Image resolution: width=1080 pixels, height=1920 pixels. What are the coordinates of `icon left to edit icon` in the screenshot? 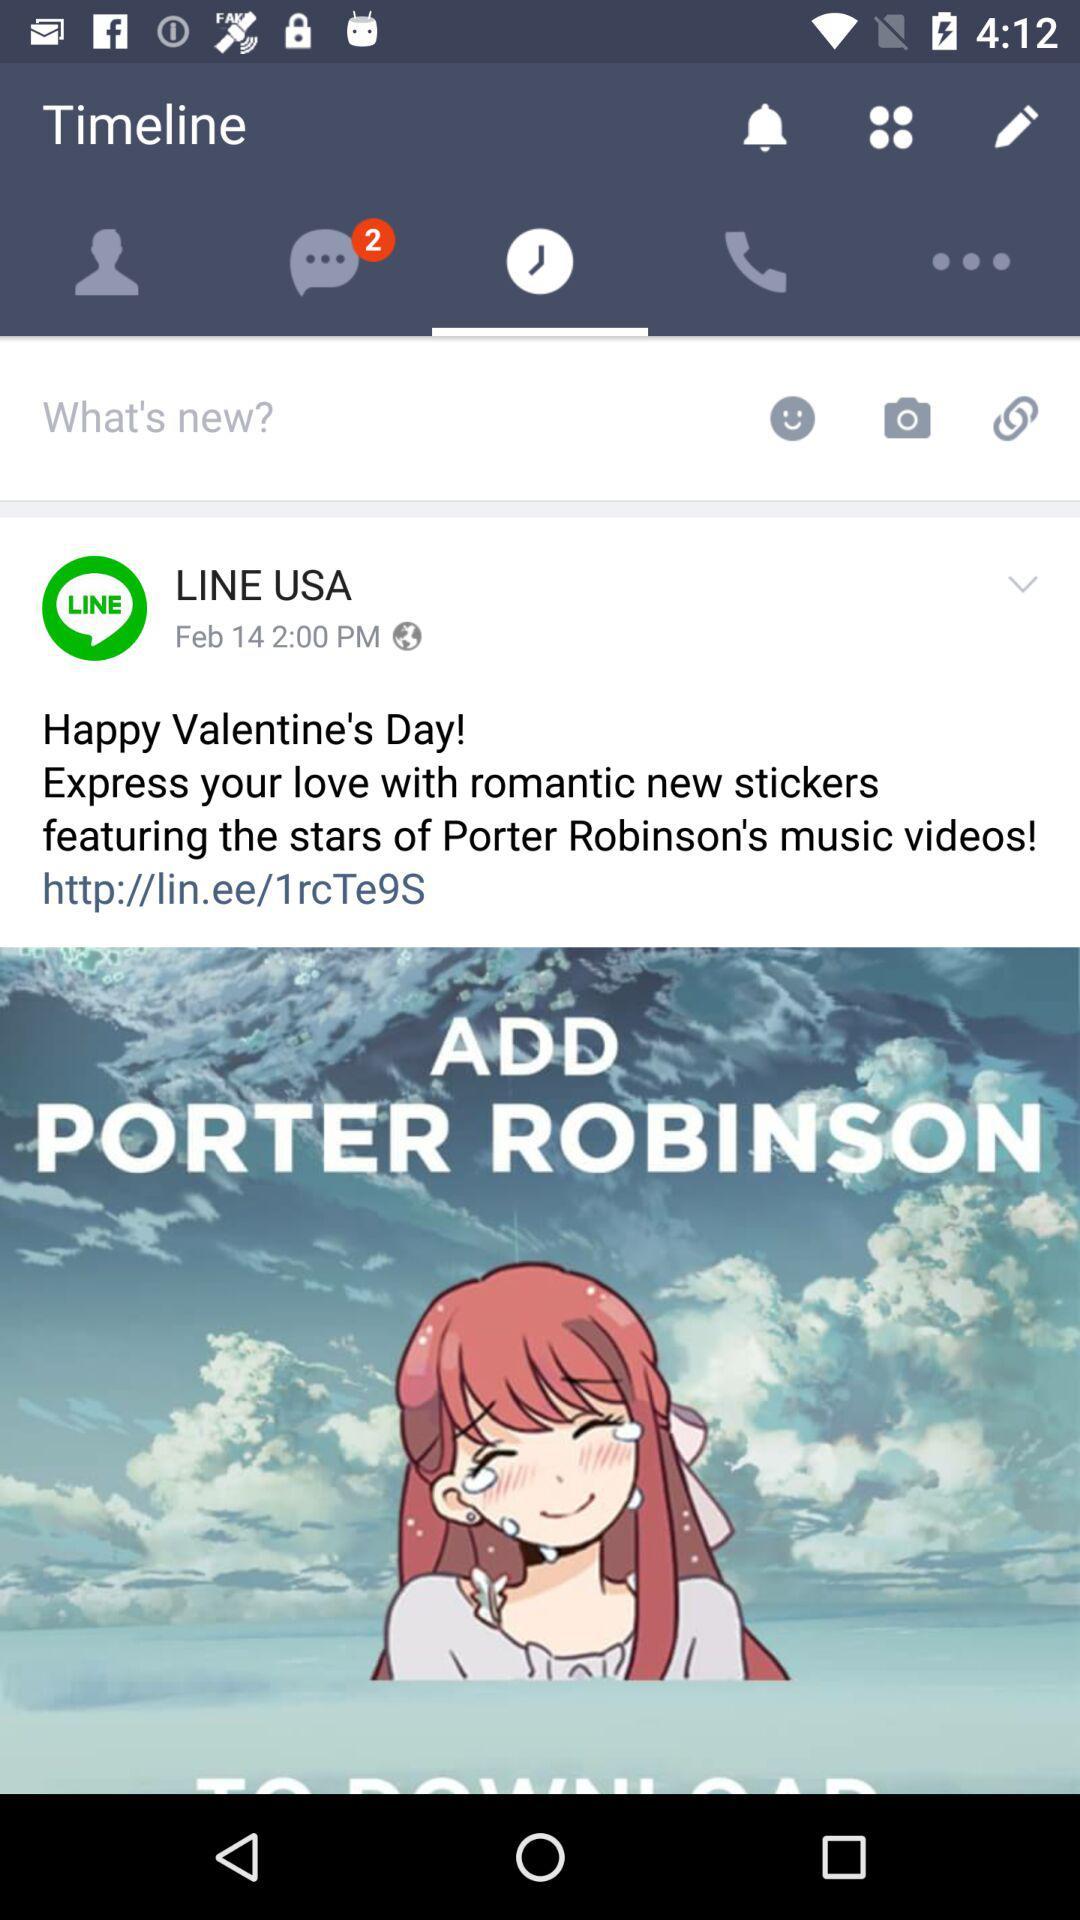 It's located at (890, 124).